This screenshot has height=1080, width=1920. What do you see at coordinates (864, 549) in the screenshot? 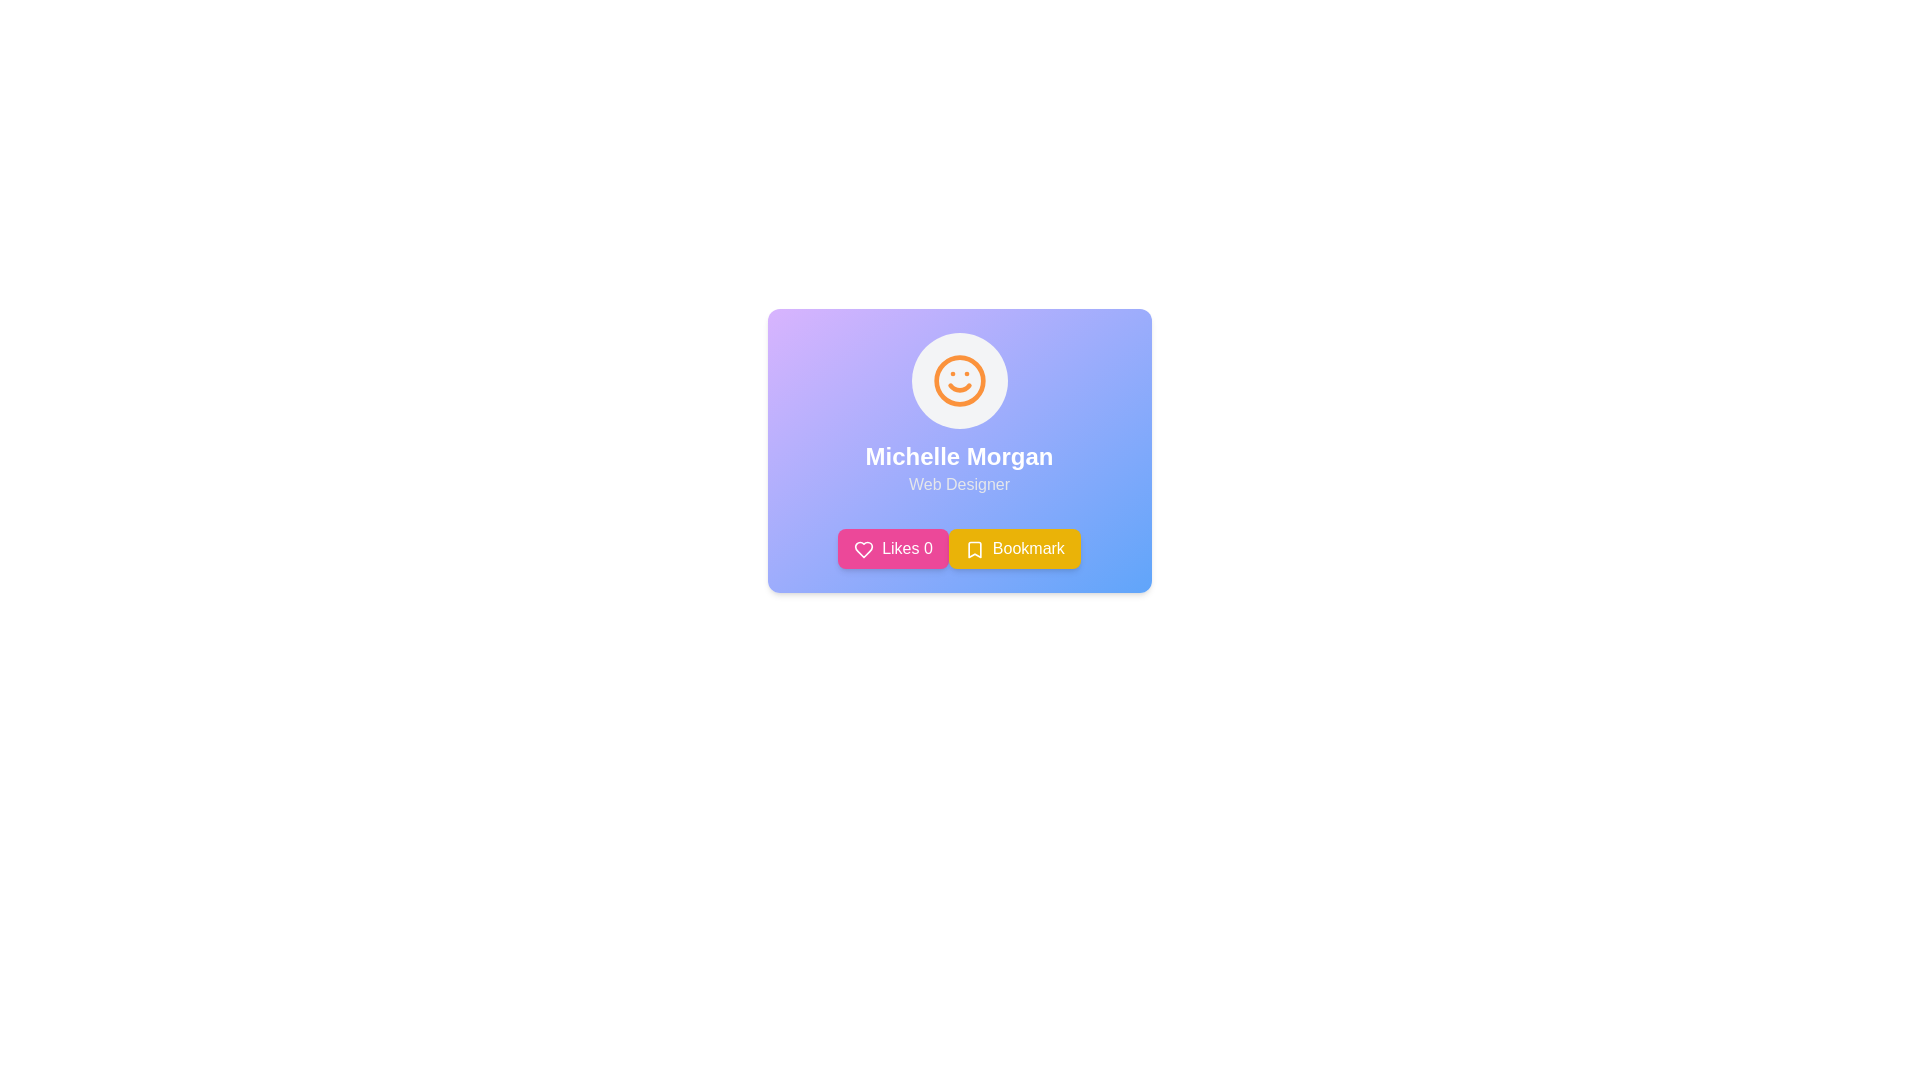
I see `the pink heart-shaped icon located within the 'Likes' counter widget` at bounding box center [864, 549].